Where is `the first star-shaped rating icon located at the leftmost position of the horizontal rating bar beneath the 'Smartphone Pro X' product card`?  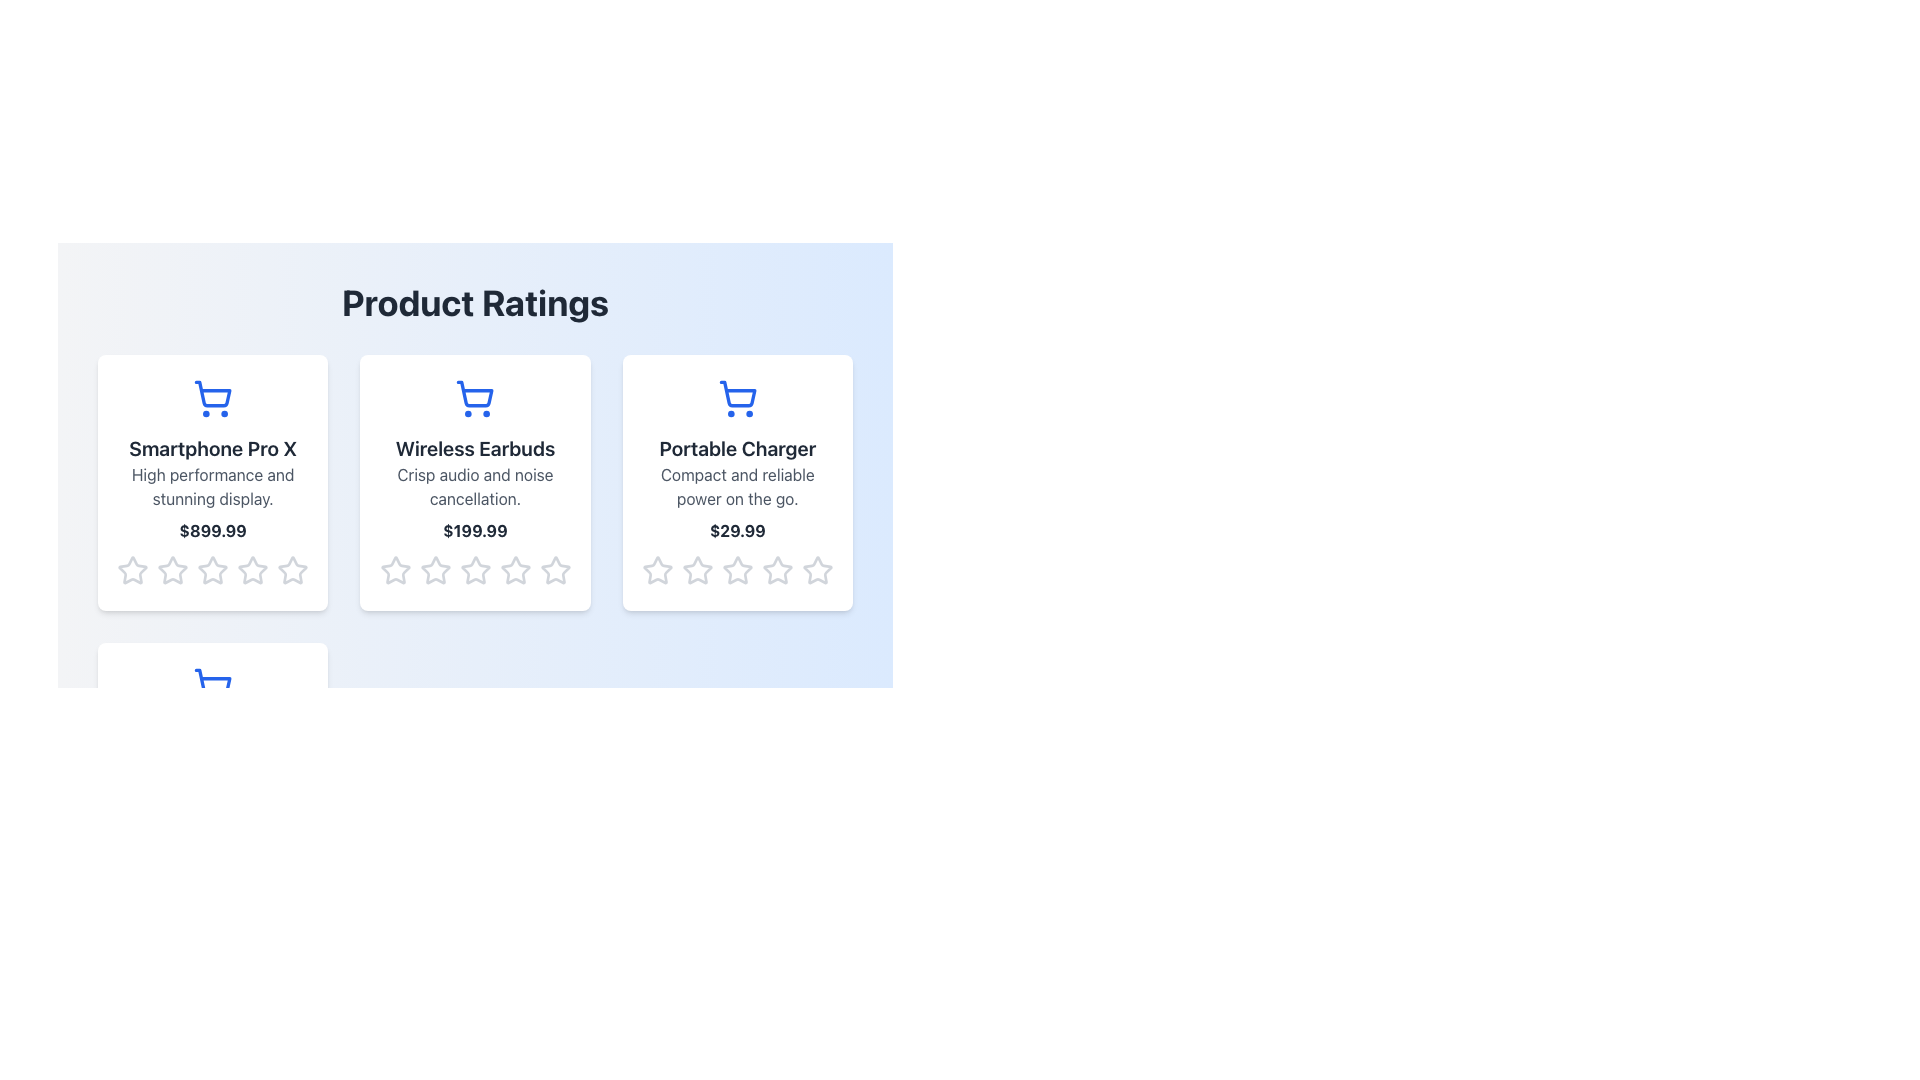 the first star-shaped rating icon located at the leftmost position of the horizontal rating bar beneath the 'Smartphone Pro X' product card is located at coordinates (132, 570).